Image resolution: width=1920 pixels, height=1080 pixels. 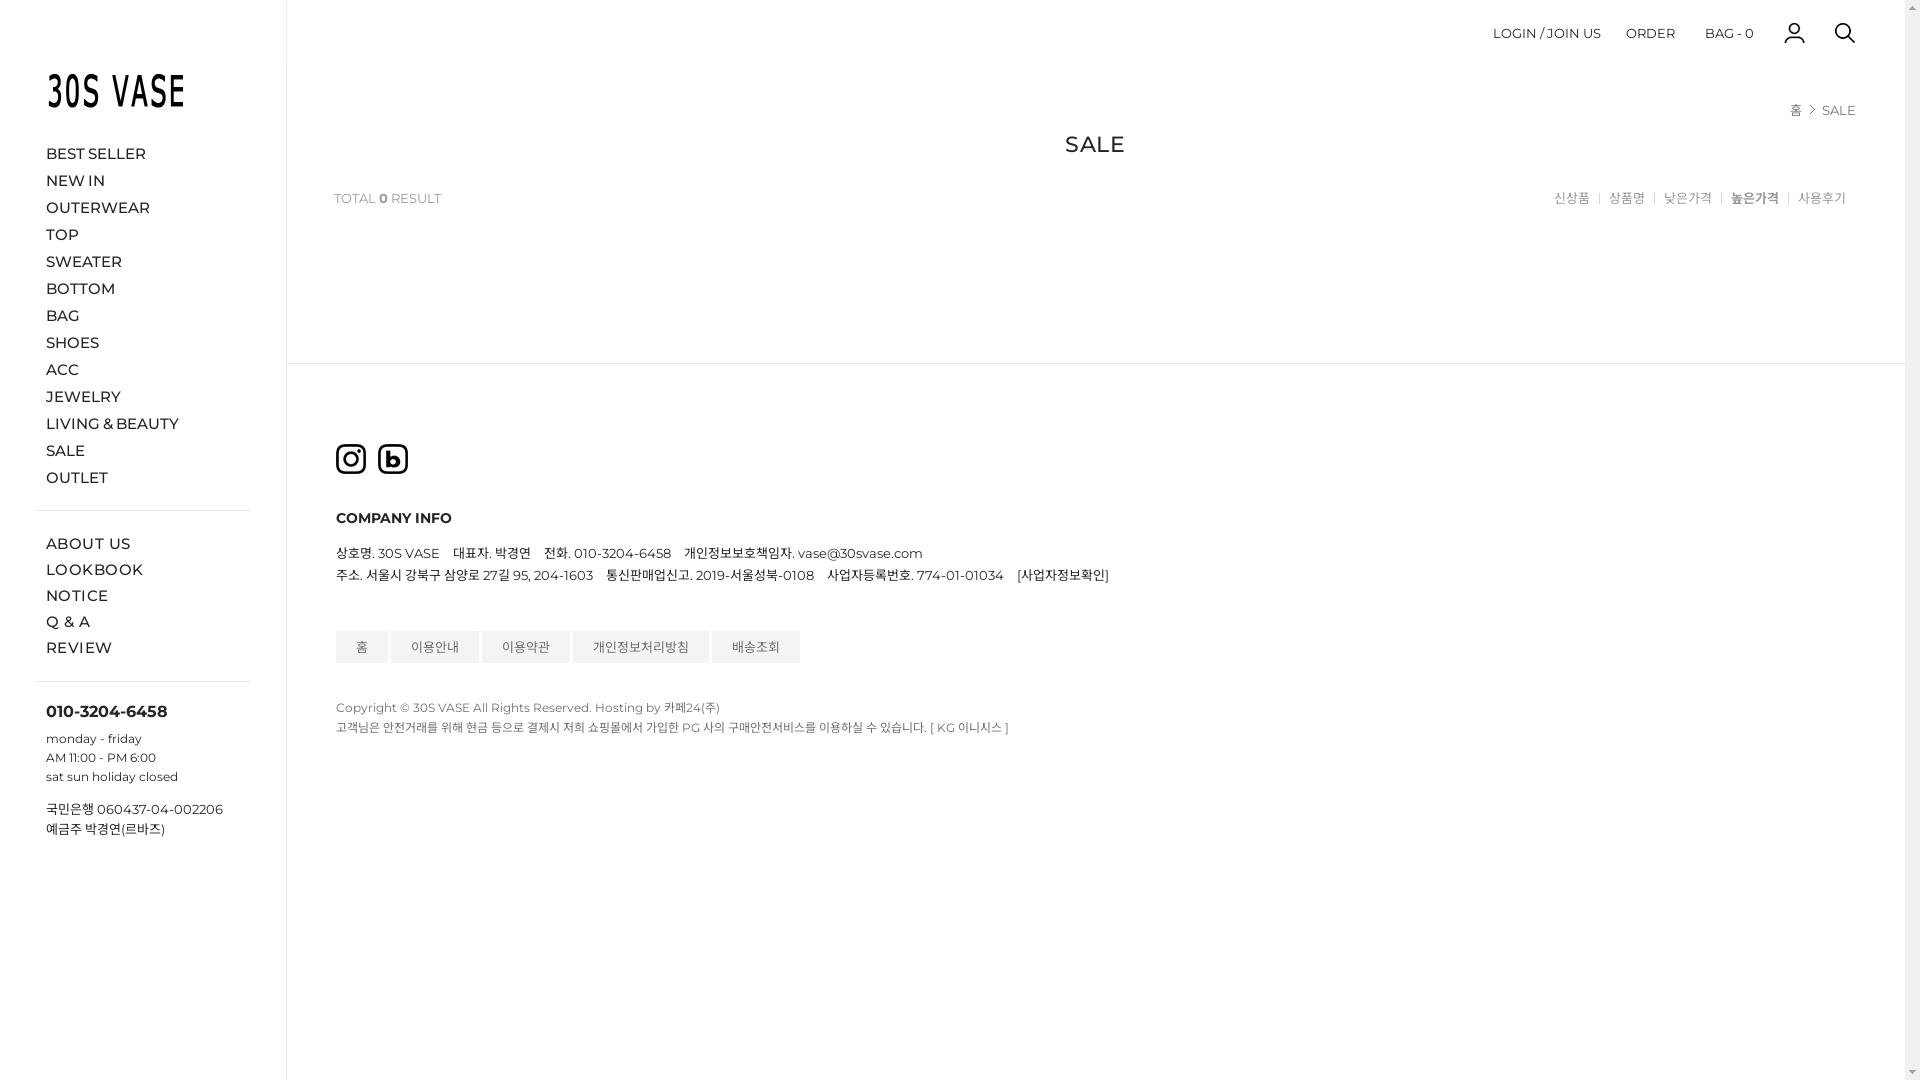 I want to click on 'NOTICE', so click(x=77, y=594).